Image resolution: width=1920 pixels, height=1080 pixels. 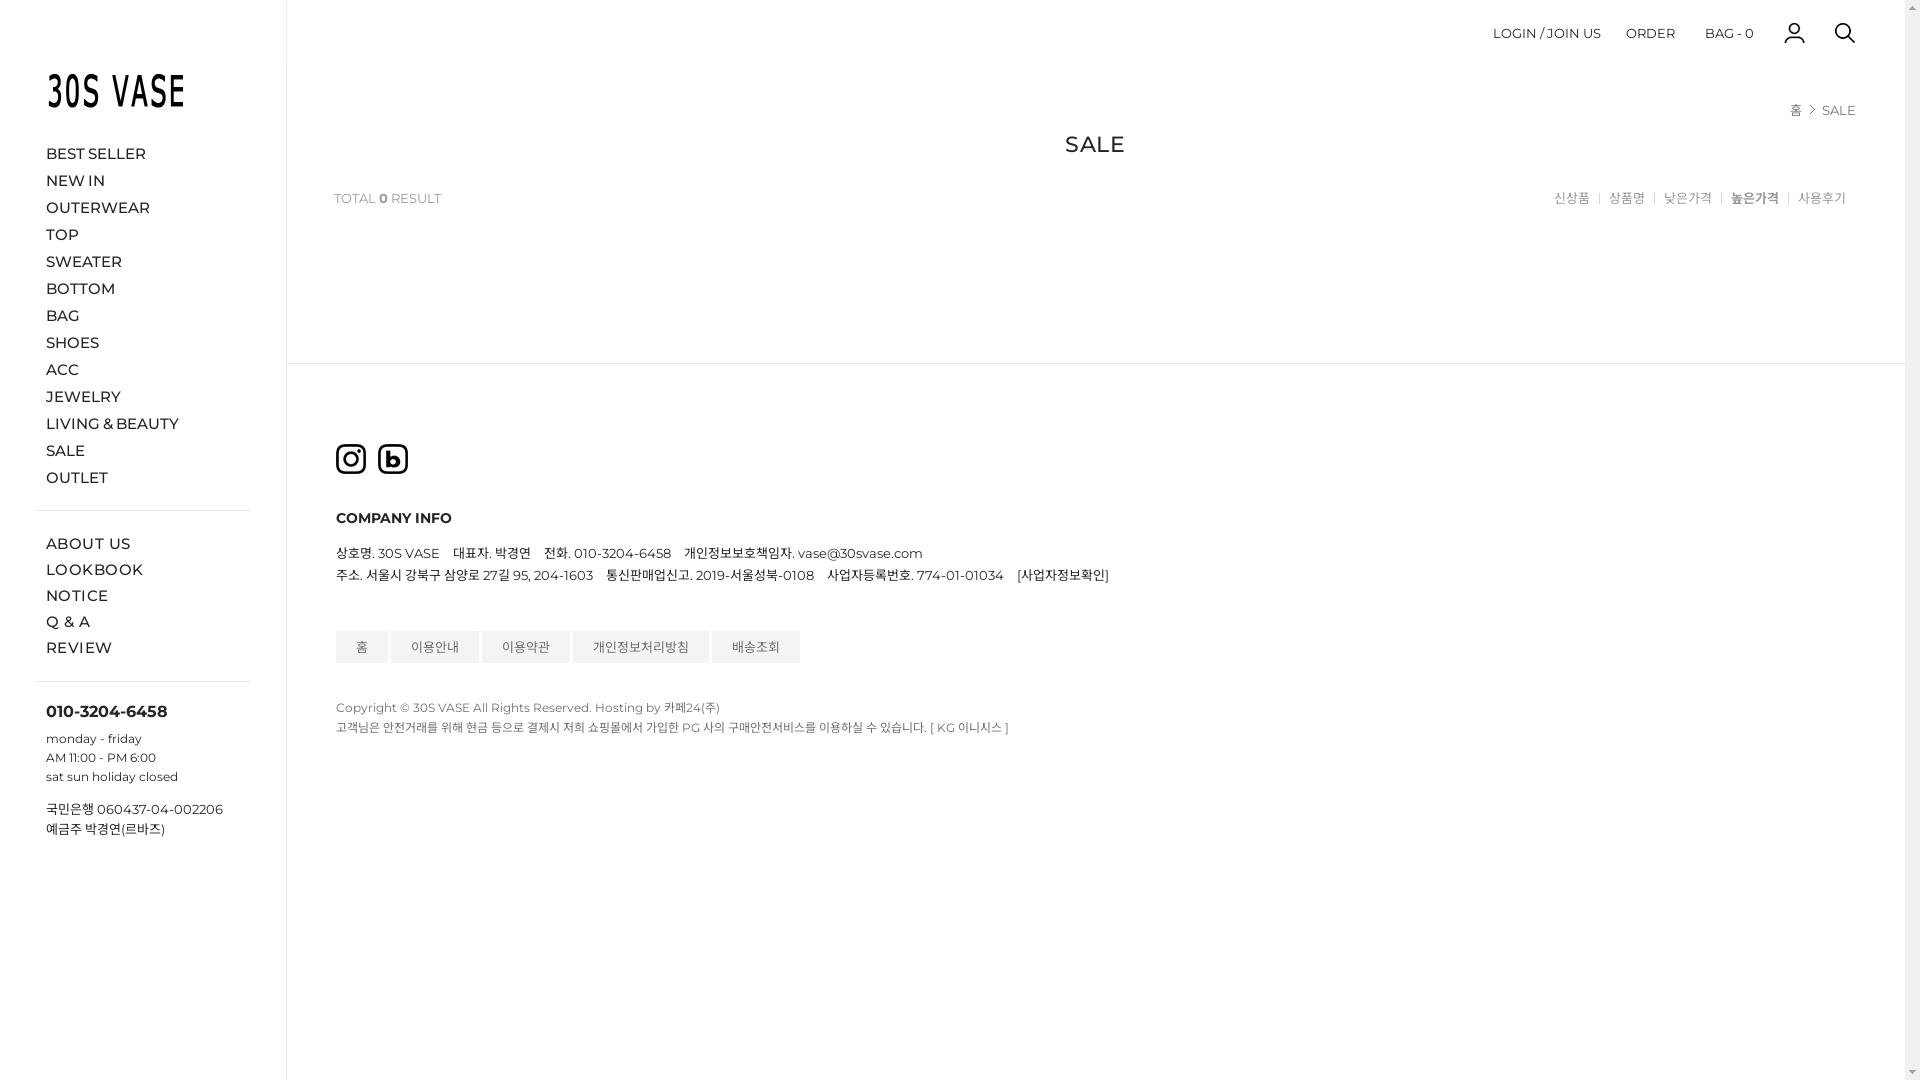 I want to click on 'NOTICE', so click(x=77, y=594).